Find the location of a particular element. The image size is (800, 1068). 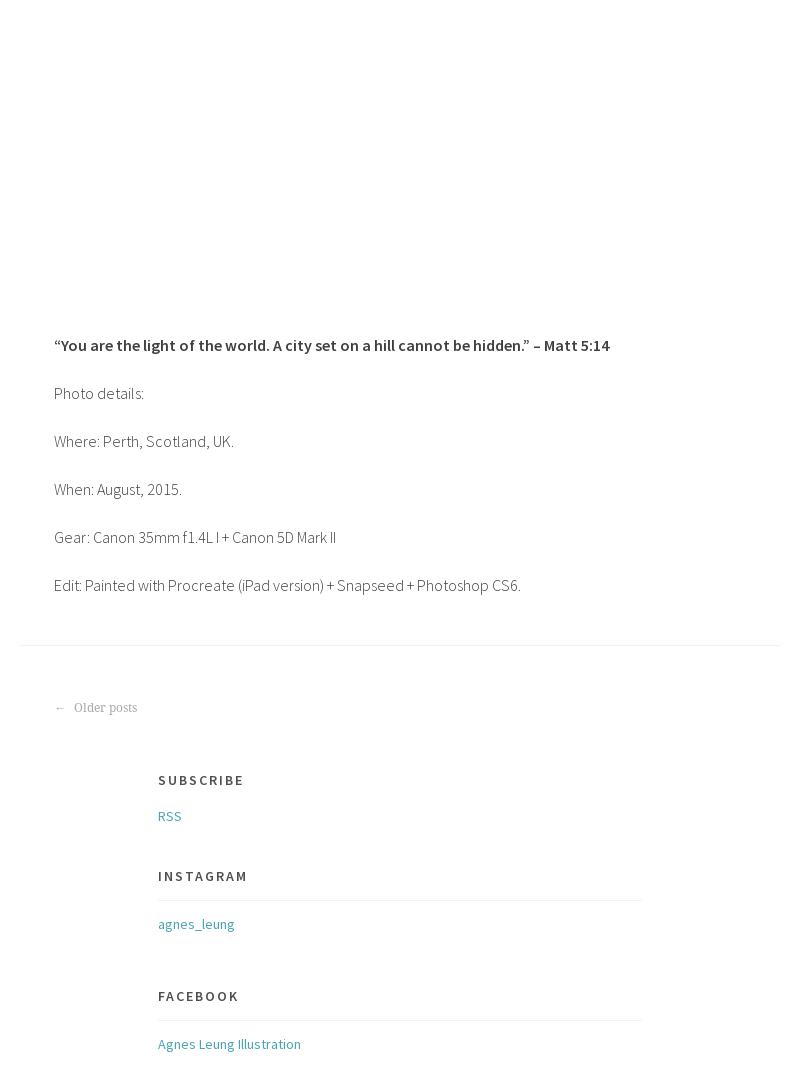

'When: August, 2015.' is located at coordinates (117, 487).